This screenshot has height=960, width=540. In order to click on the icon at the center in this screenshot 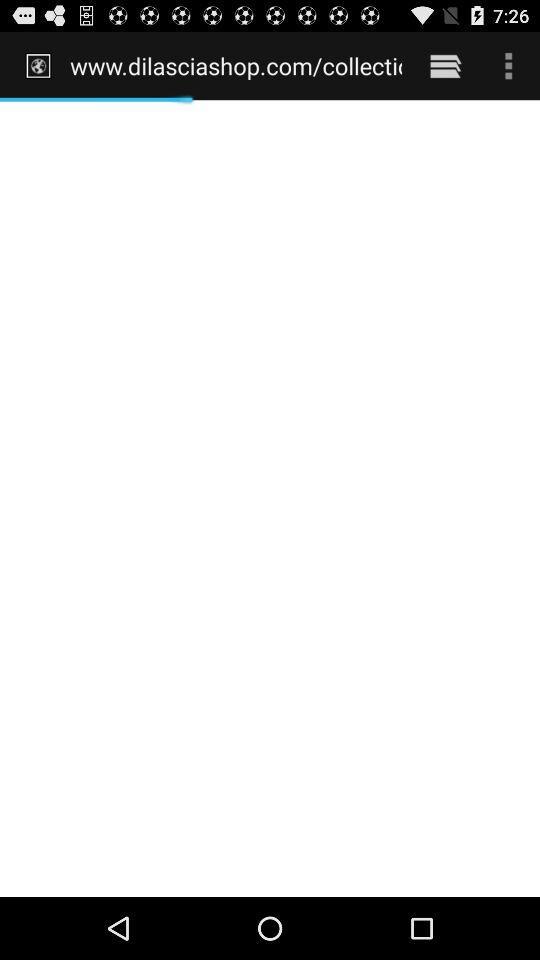, I will do `click(270, 497)`.